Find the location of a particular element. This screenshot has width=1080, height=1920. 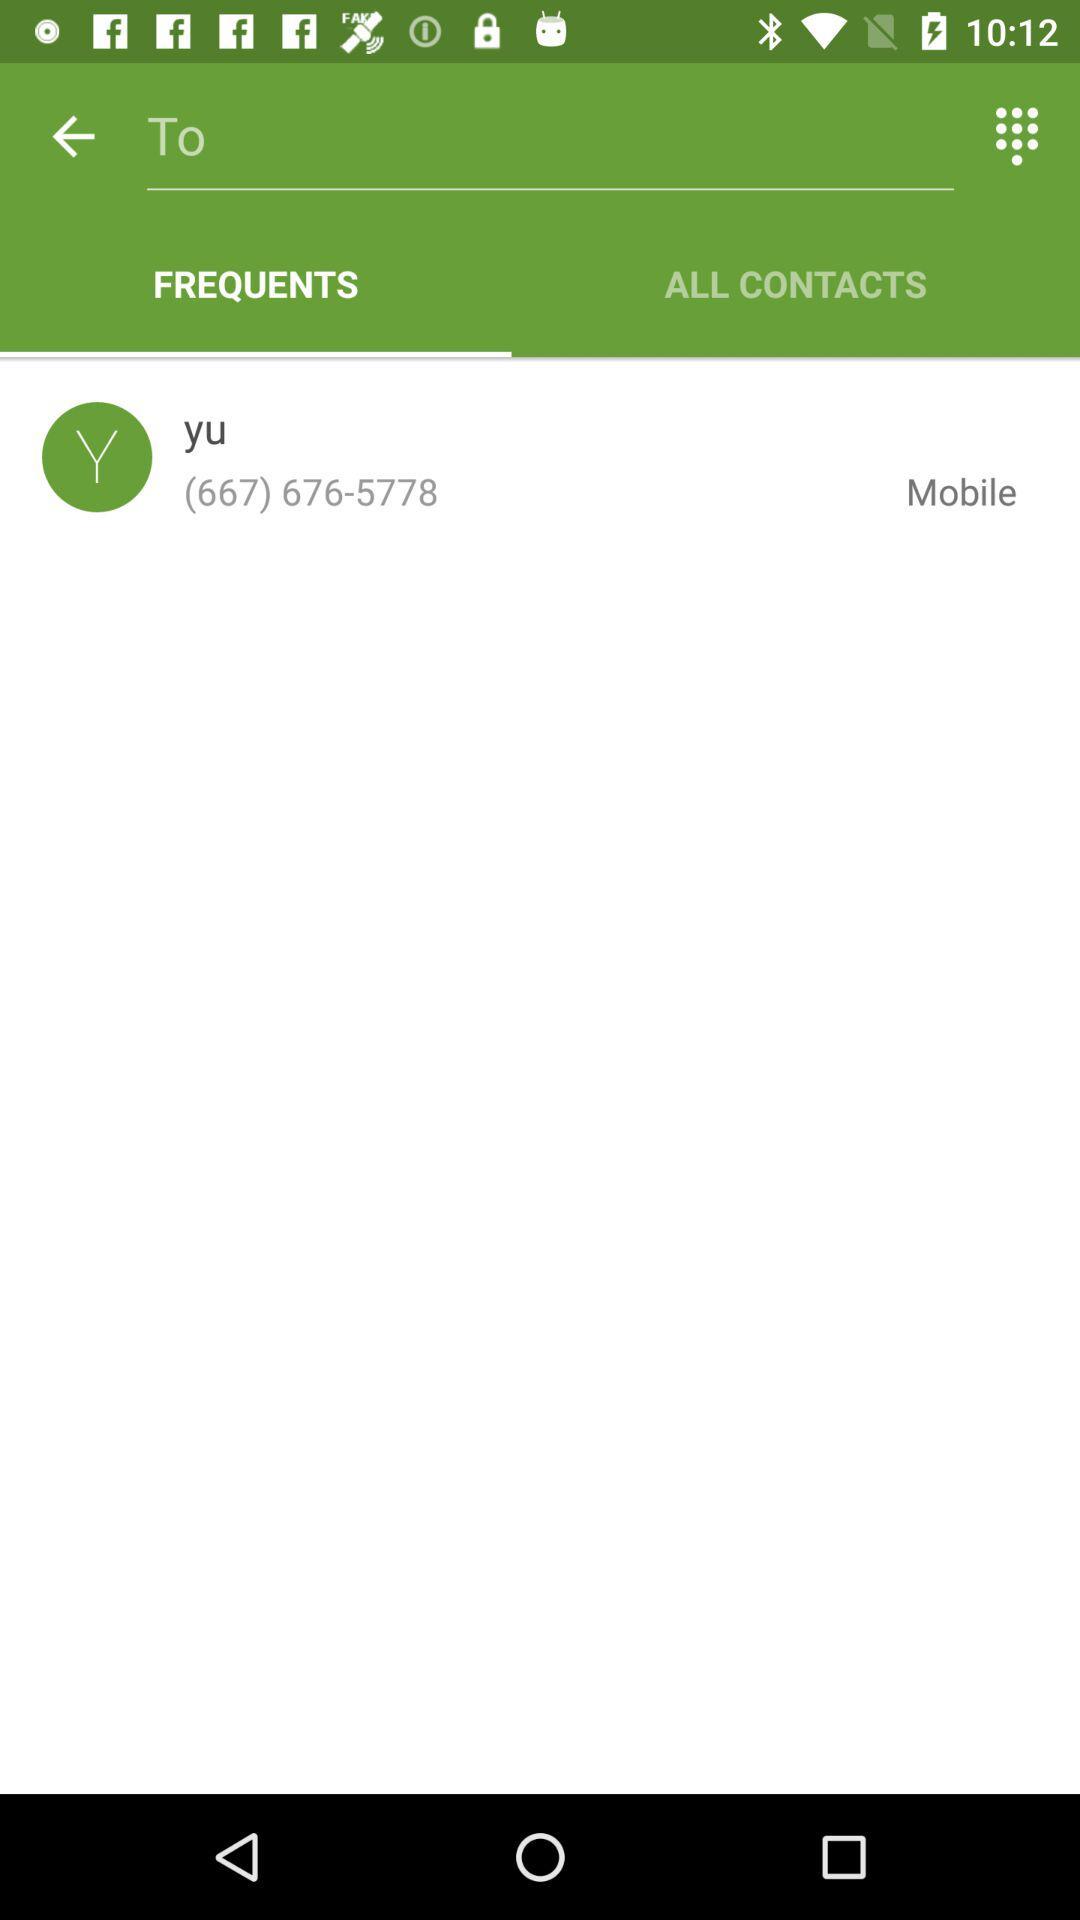

the icon to the left of mobile icon is located at coordinates (205, 431).